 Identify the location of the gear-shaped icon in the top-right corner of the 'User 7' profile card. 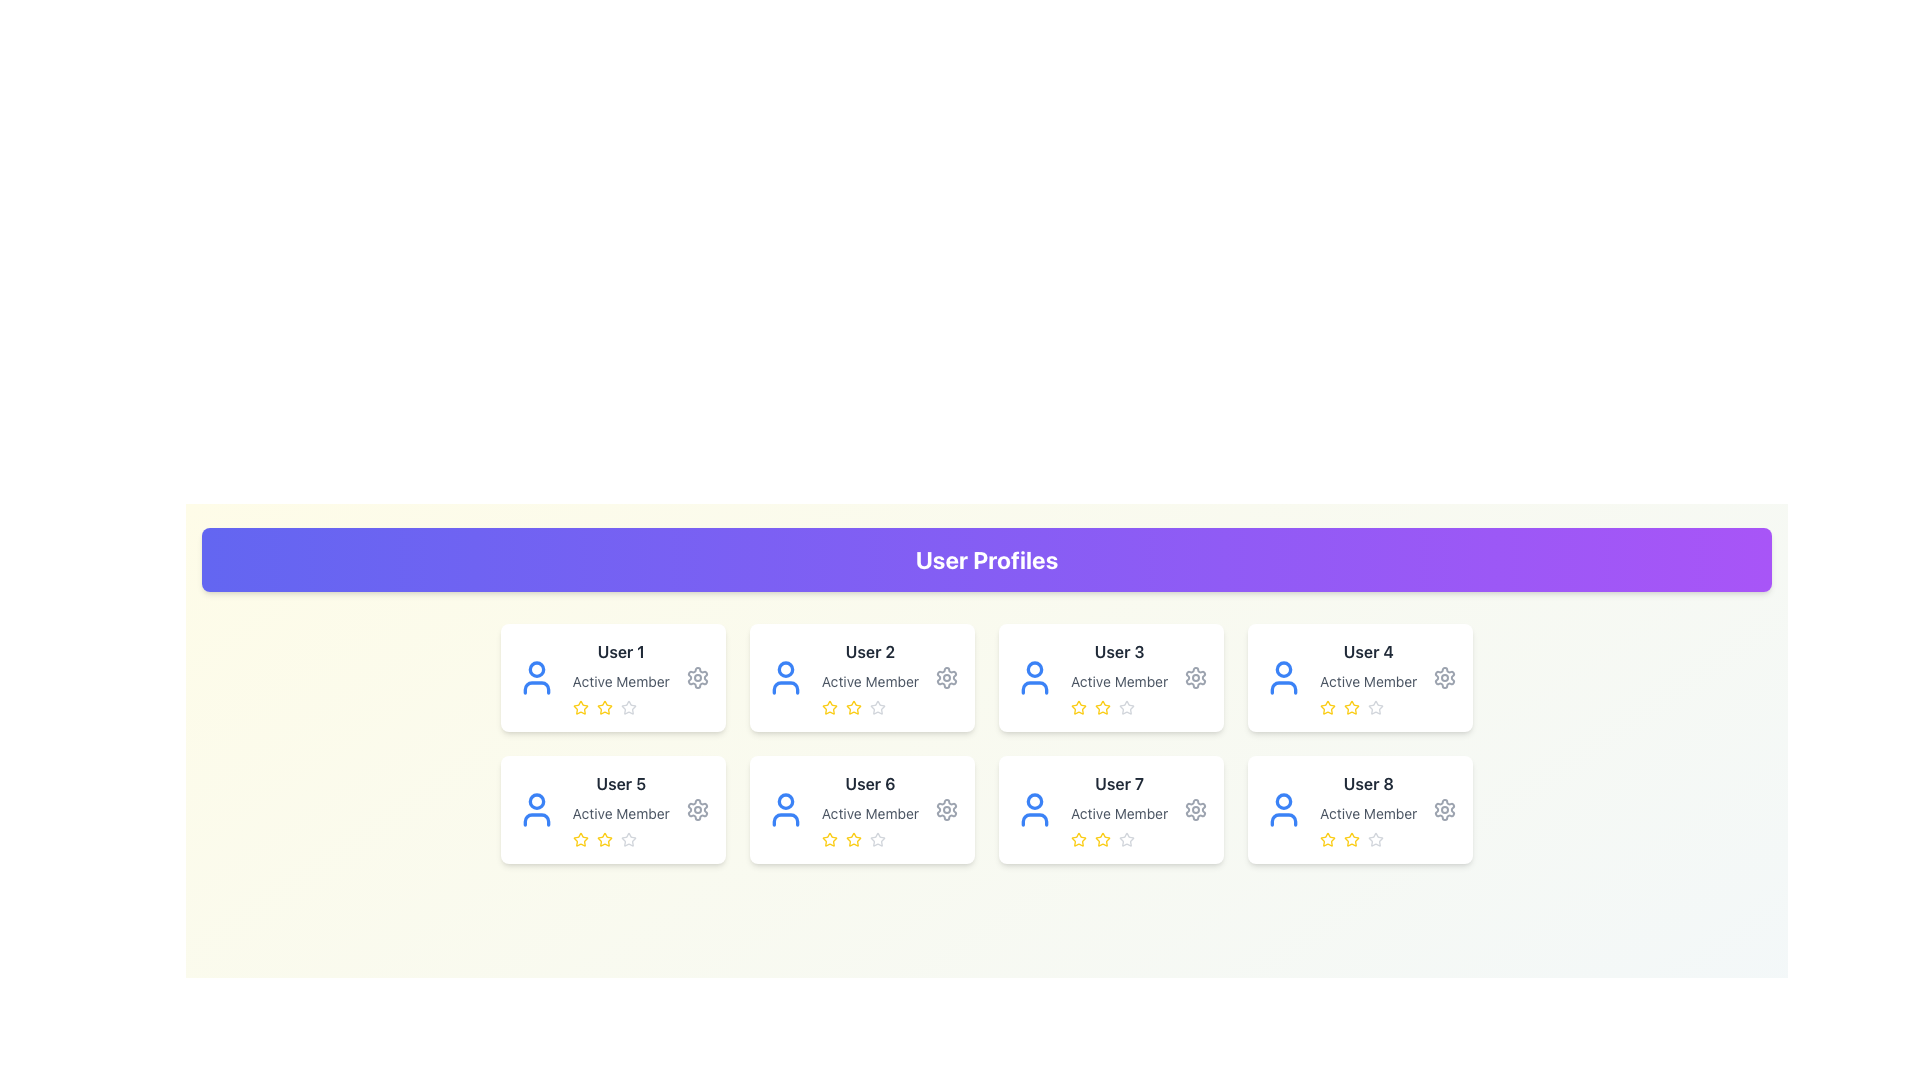
(1196, 810).